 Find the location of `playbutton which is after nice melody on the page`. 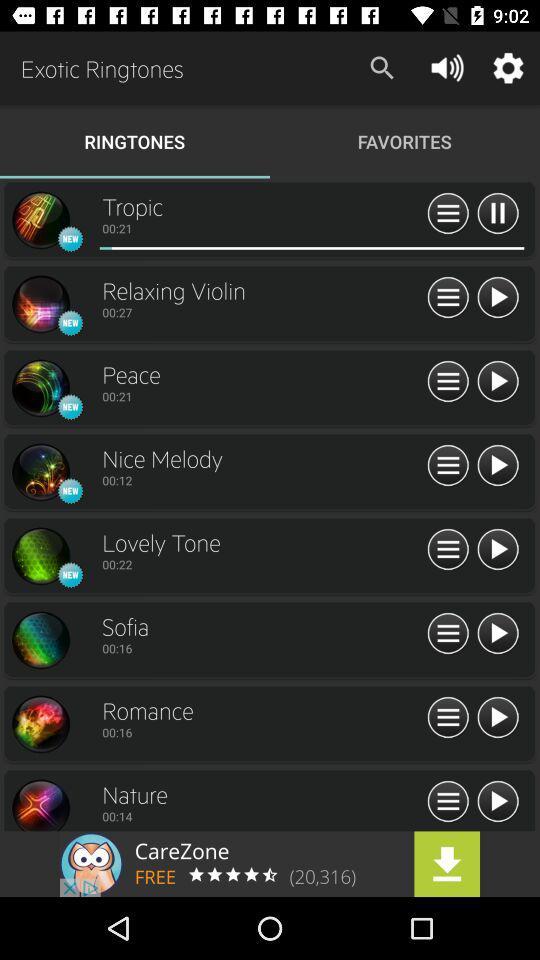

playbutton which is after nice melody on the page is located at coordinates (496, 466).